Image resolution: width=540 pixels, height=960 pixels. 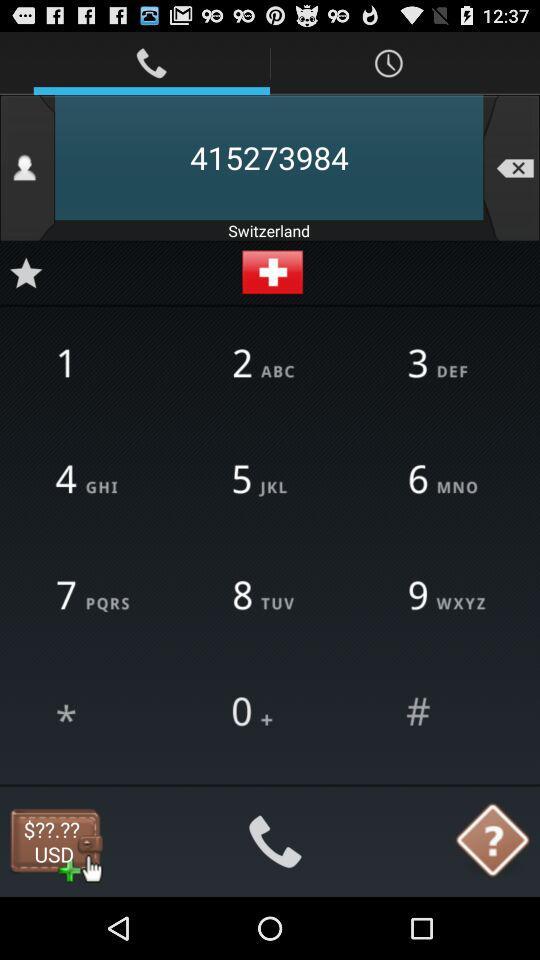 What do you see at coordinates (93, 712) in the screenshot?
I see `enter  under 7` at bounding box center [93, 712].